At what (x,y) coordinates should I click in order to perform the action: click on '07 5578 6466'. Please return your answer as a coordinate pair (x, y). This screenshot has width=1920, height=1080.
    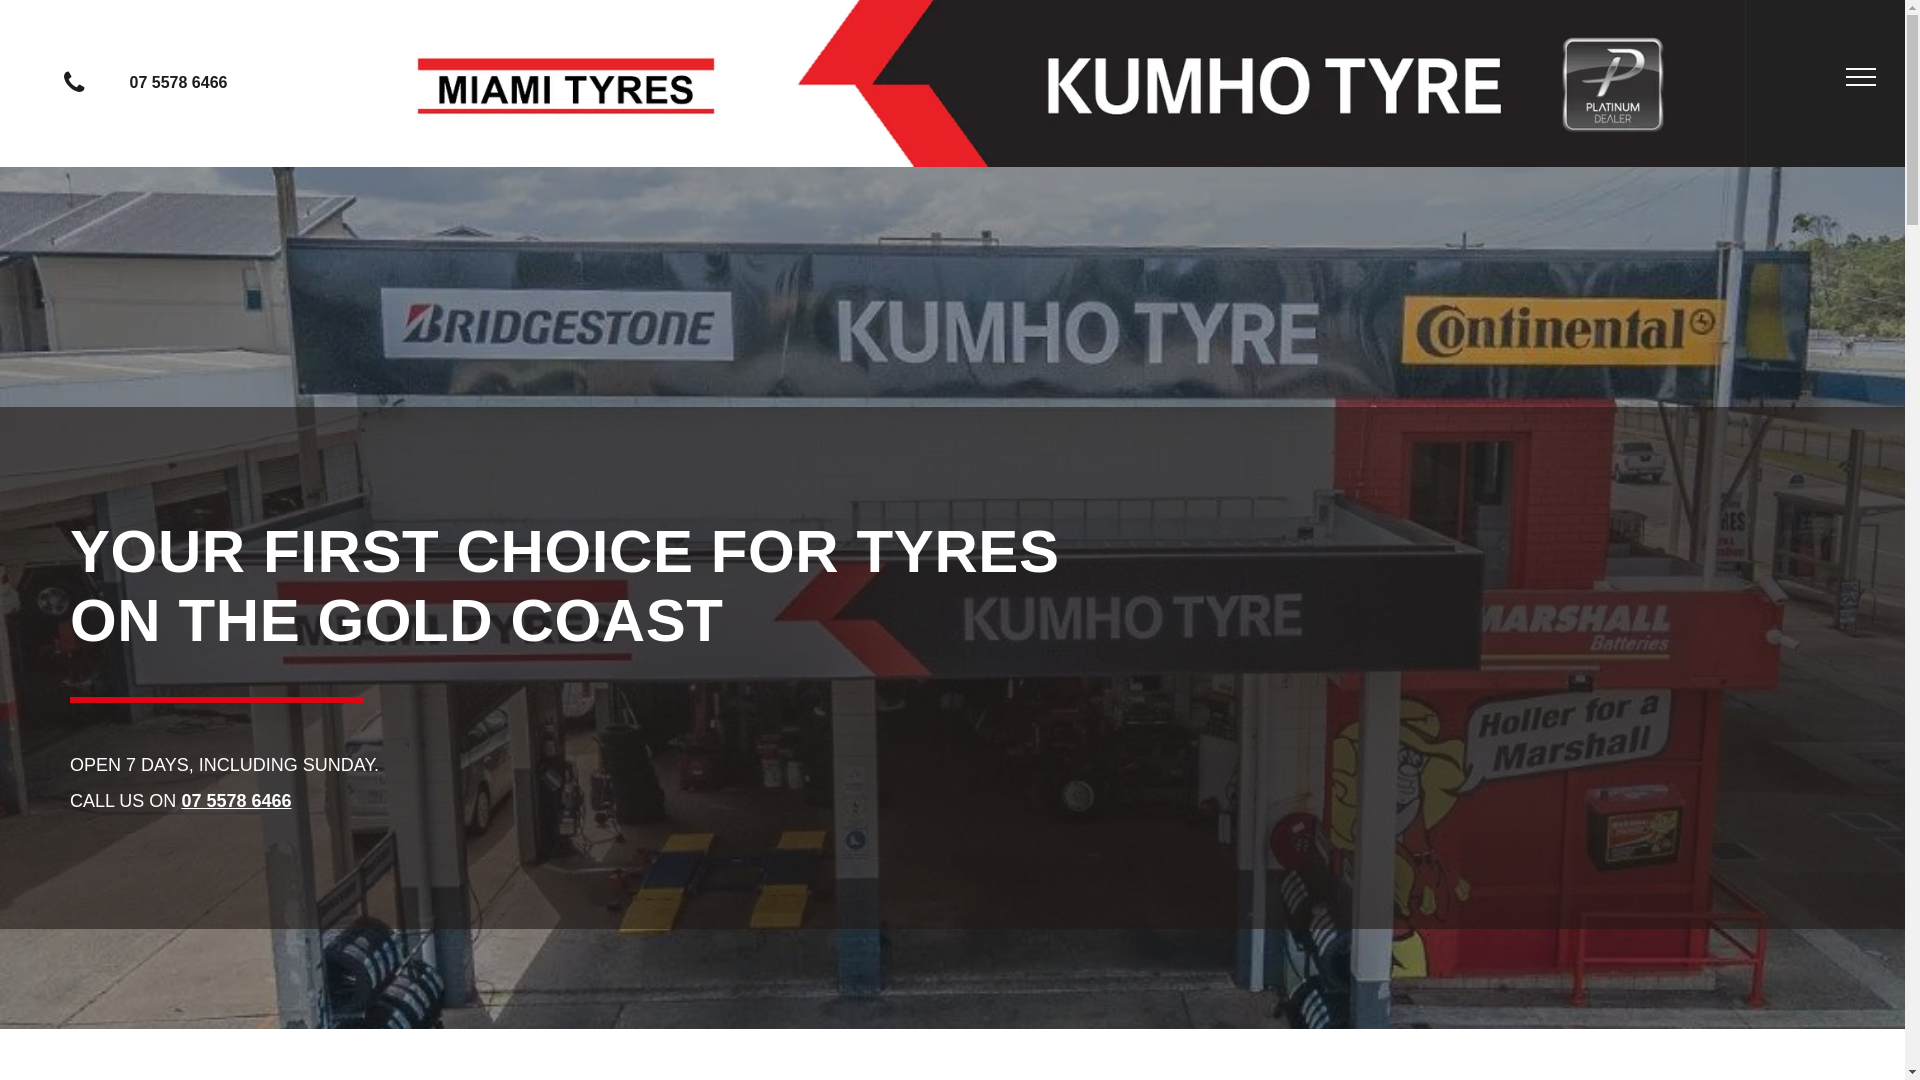
    Looking at the image, I should click on (157, 82).